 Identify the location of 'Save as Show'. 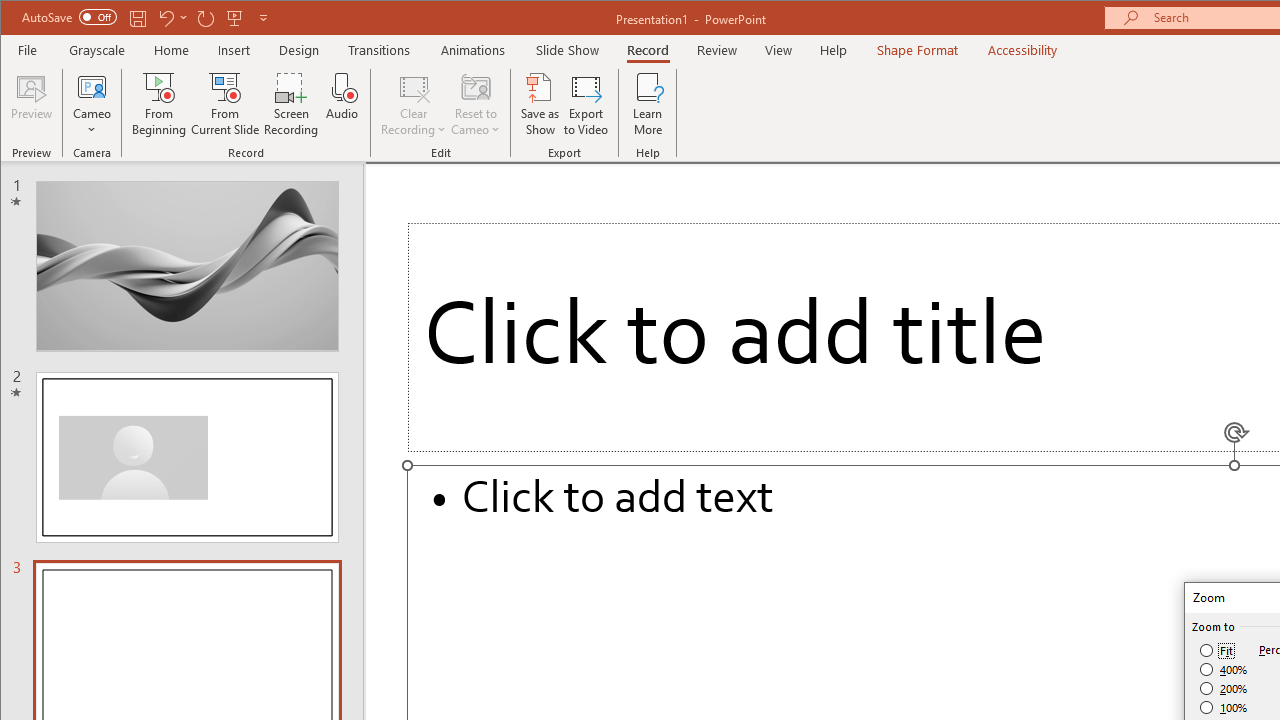
(540, 104).